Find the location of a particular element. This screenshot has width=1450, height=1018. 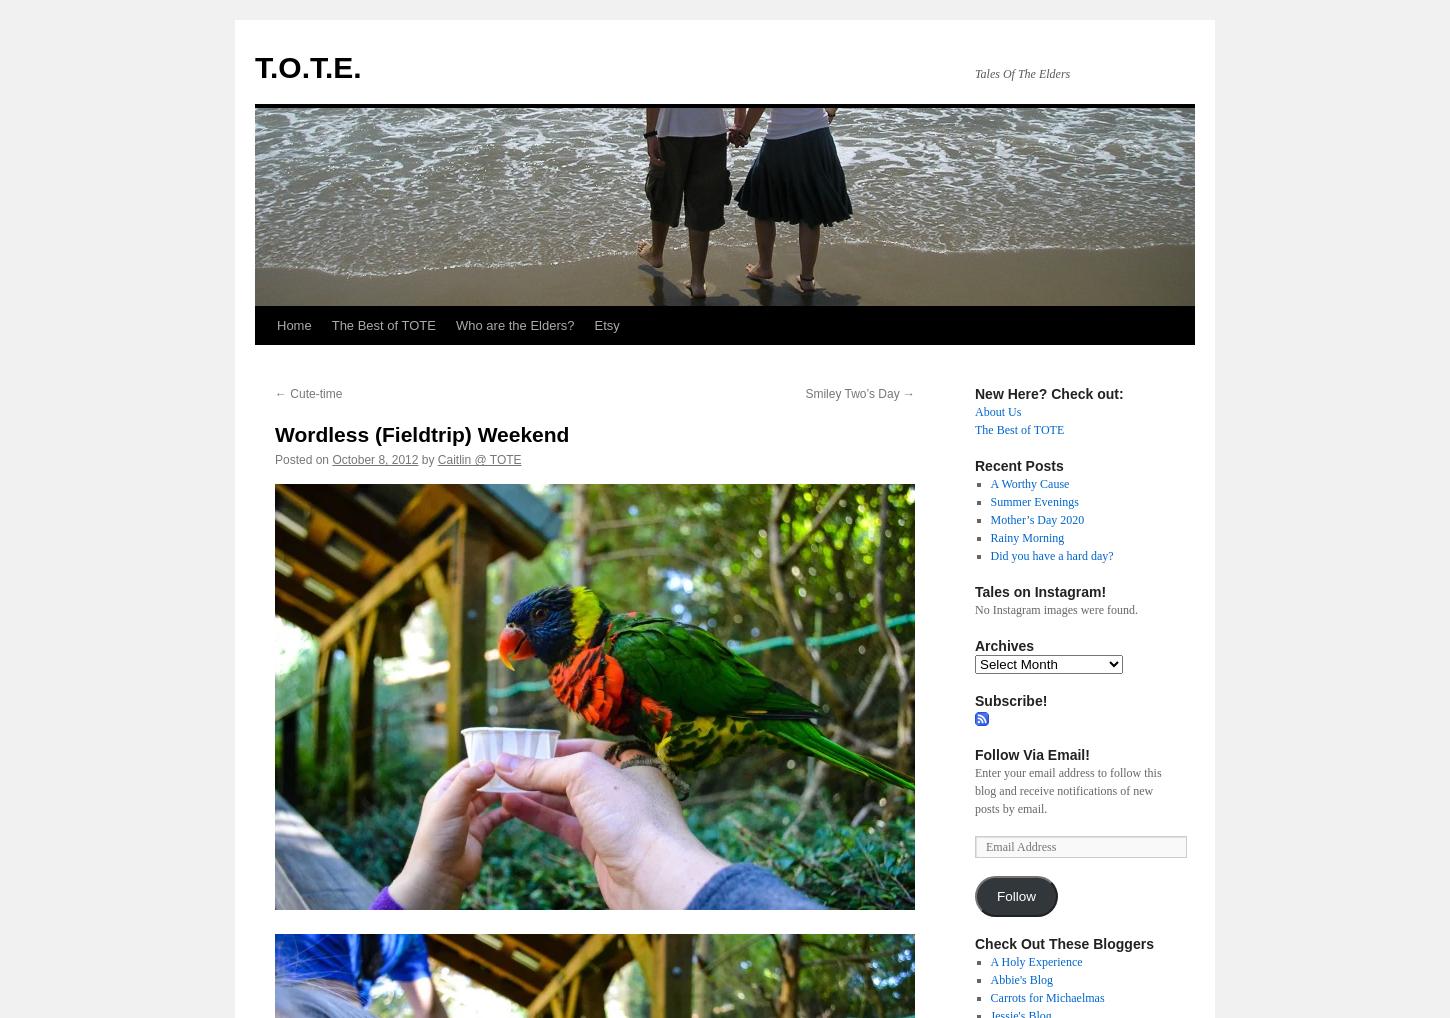

'About Us' is located at coordinates (998, 410).